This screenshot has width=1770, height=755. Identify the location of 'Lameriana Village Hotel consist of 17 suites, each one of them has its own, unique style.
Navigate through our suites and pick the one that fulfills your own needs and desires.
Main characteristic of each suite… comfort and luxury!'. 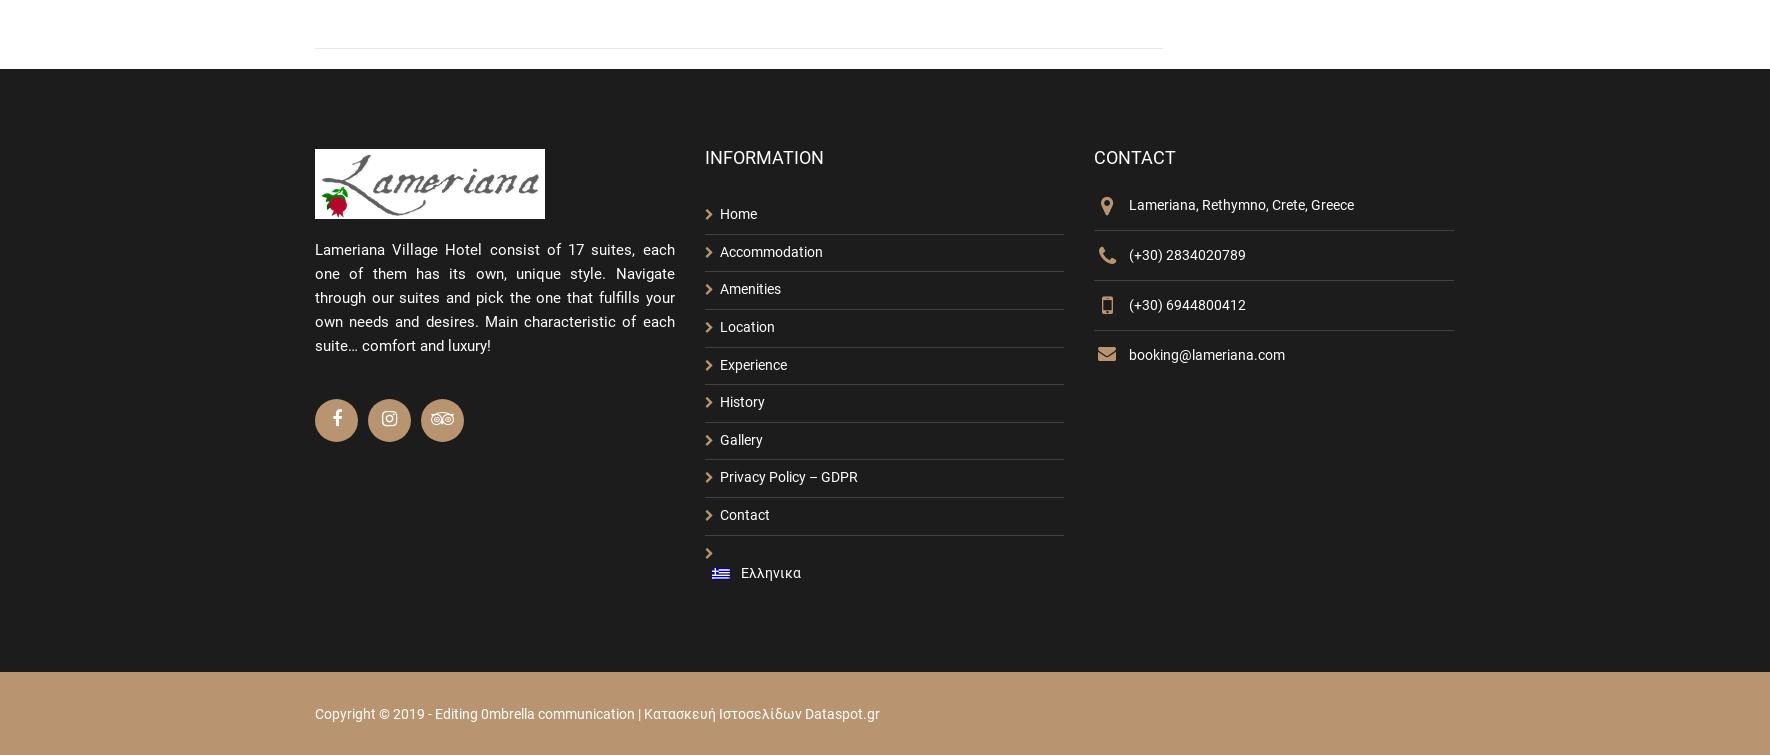
(494, 297).